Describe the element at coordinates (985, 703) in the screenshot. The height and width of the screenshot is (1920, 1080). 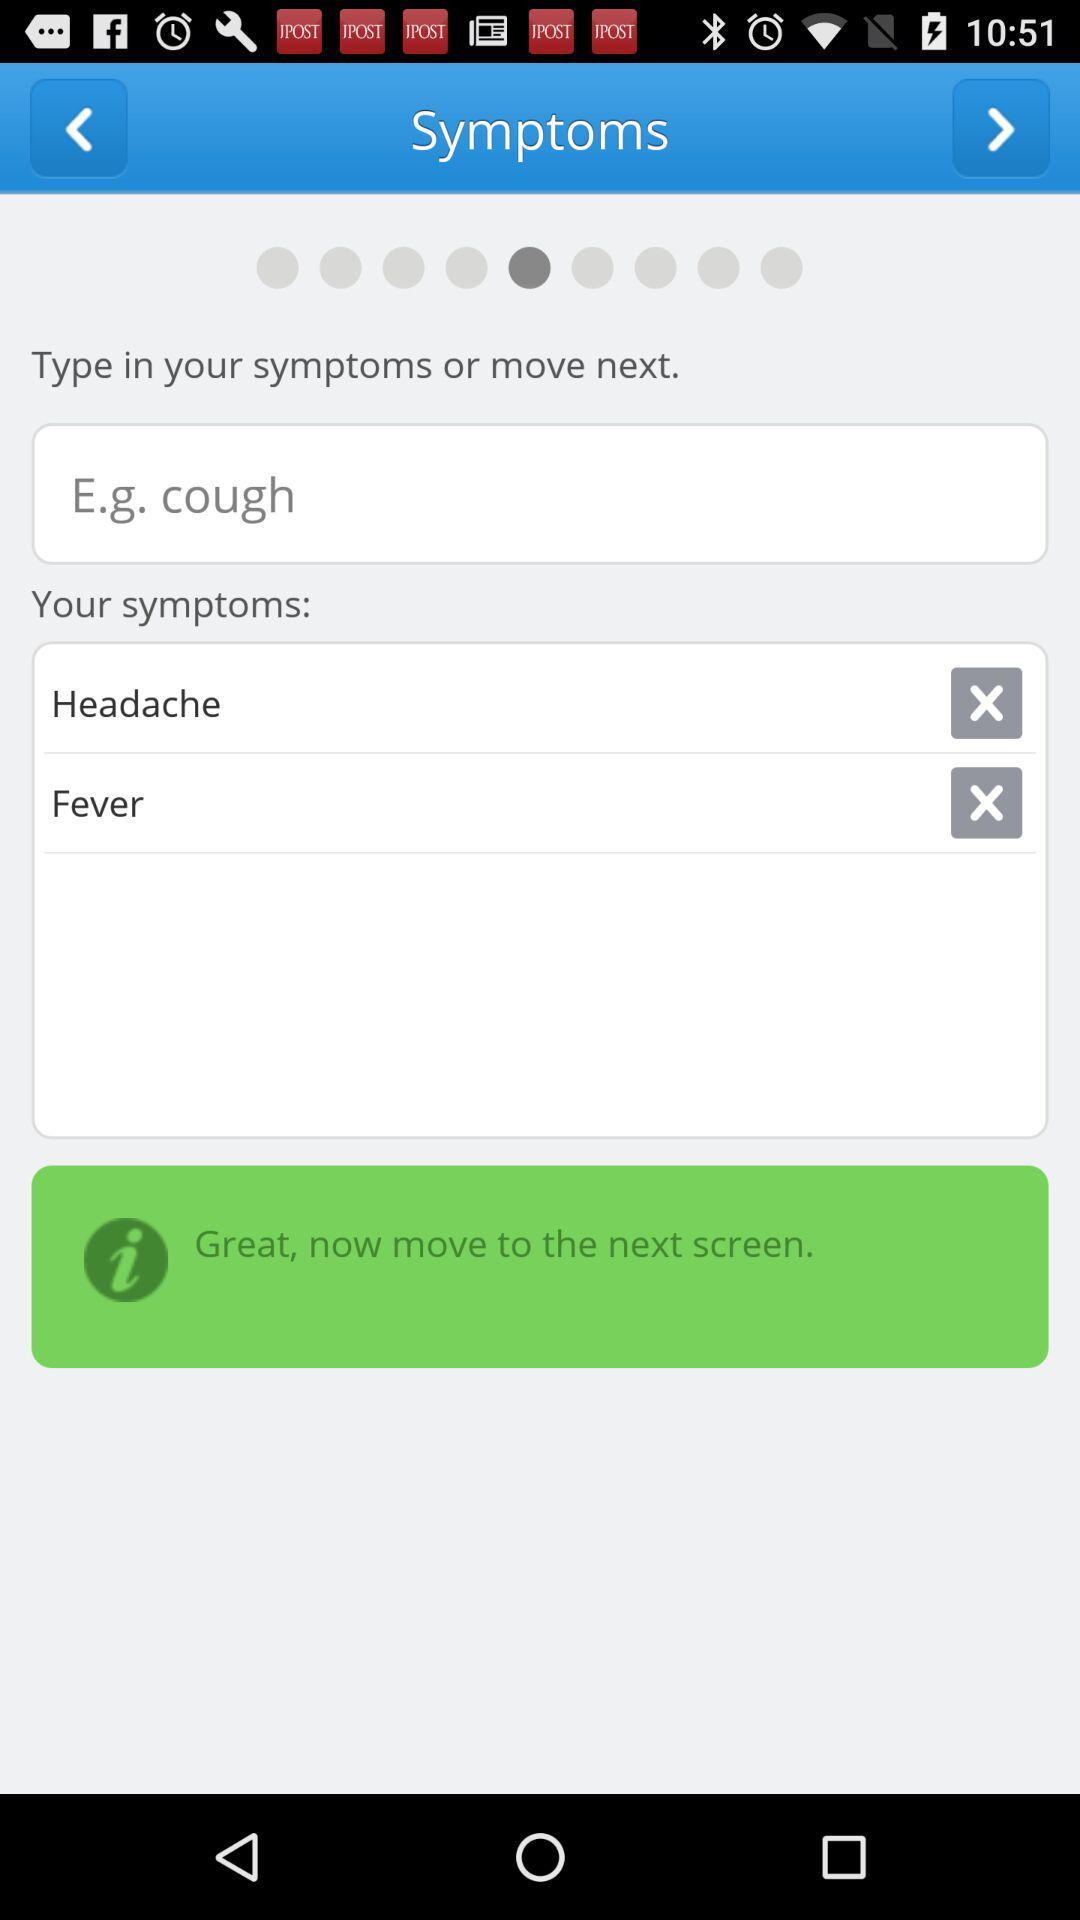
I see `remove item` at that location.